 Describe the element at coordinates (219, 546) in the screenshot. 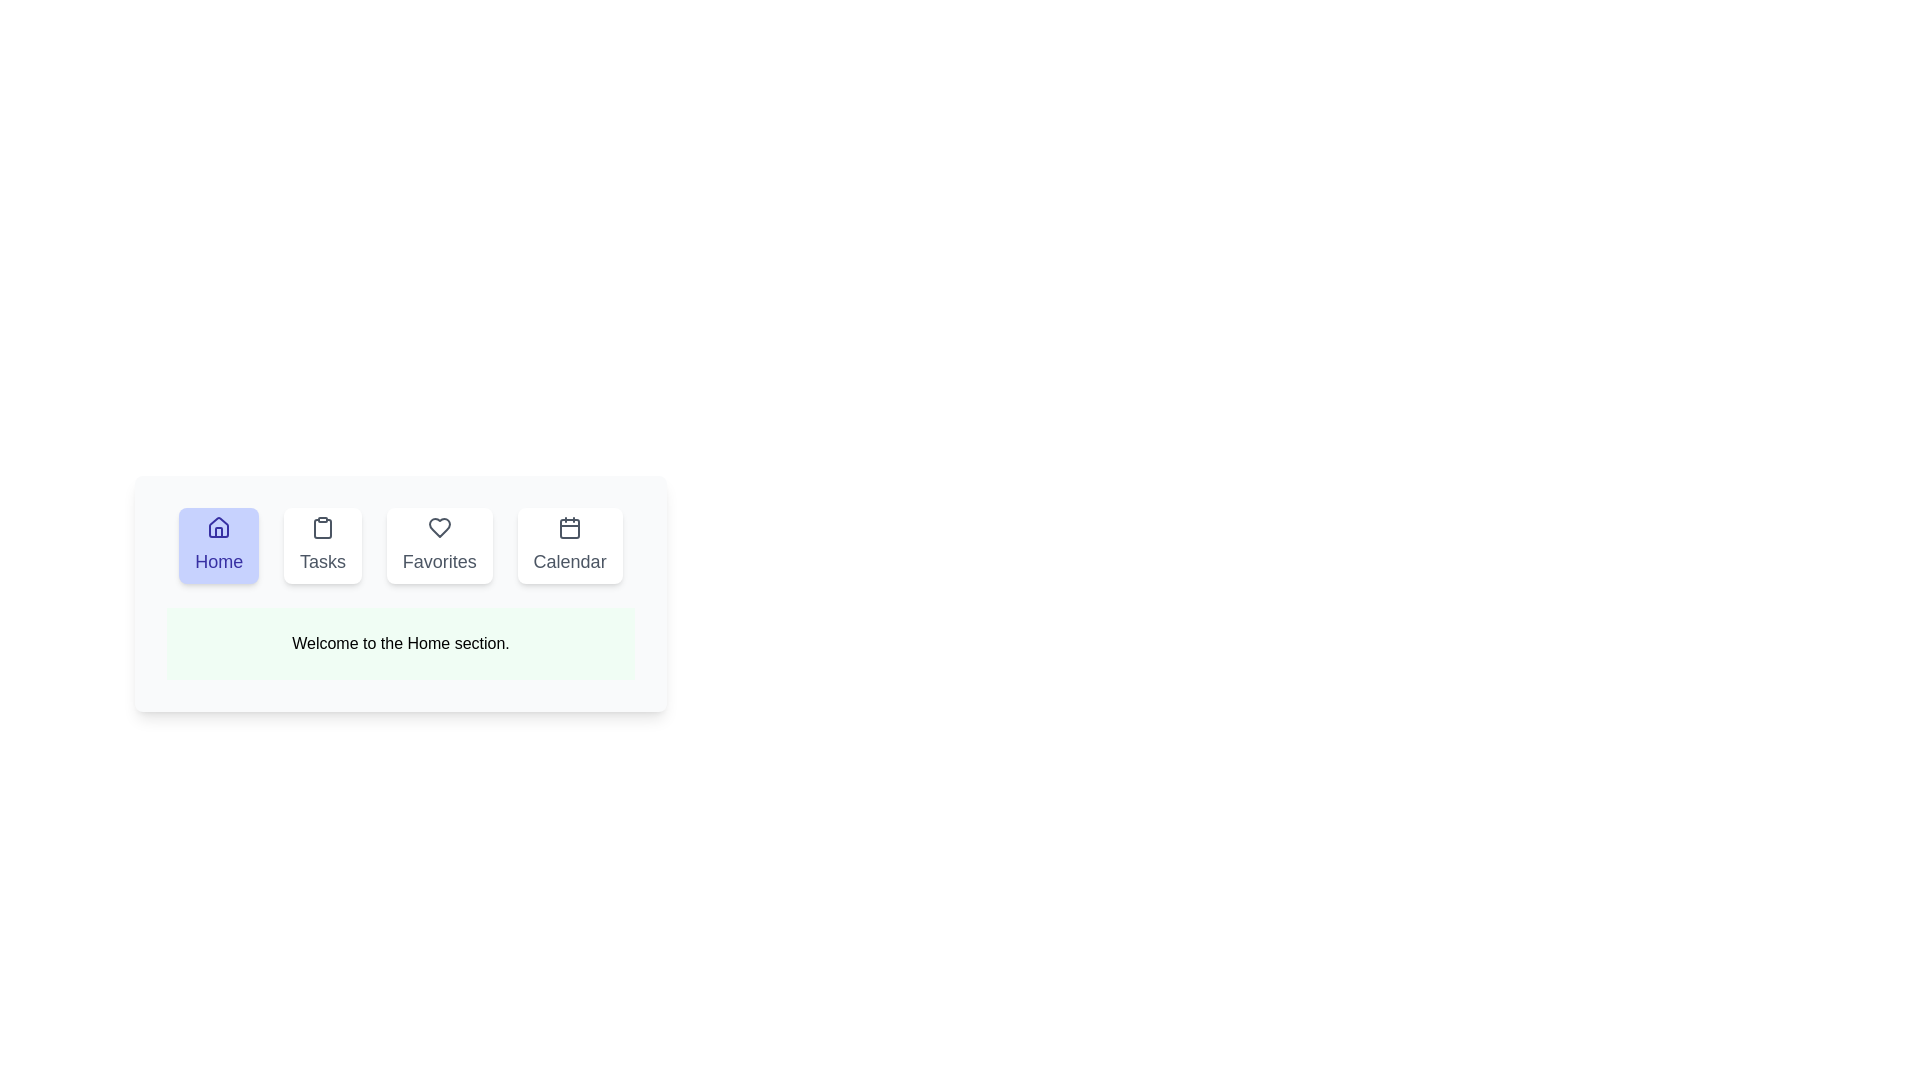

I see `the tab button labeled Home` at that location.